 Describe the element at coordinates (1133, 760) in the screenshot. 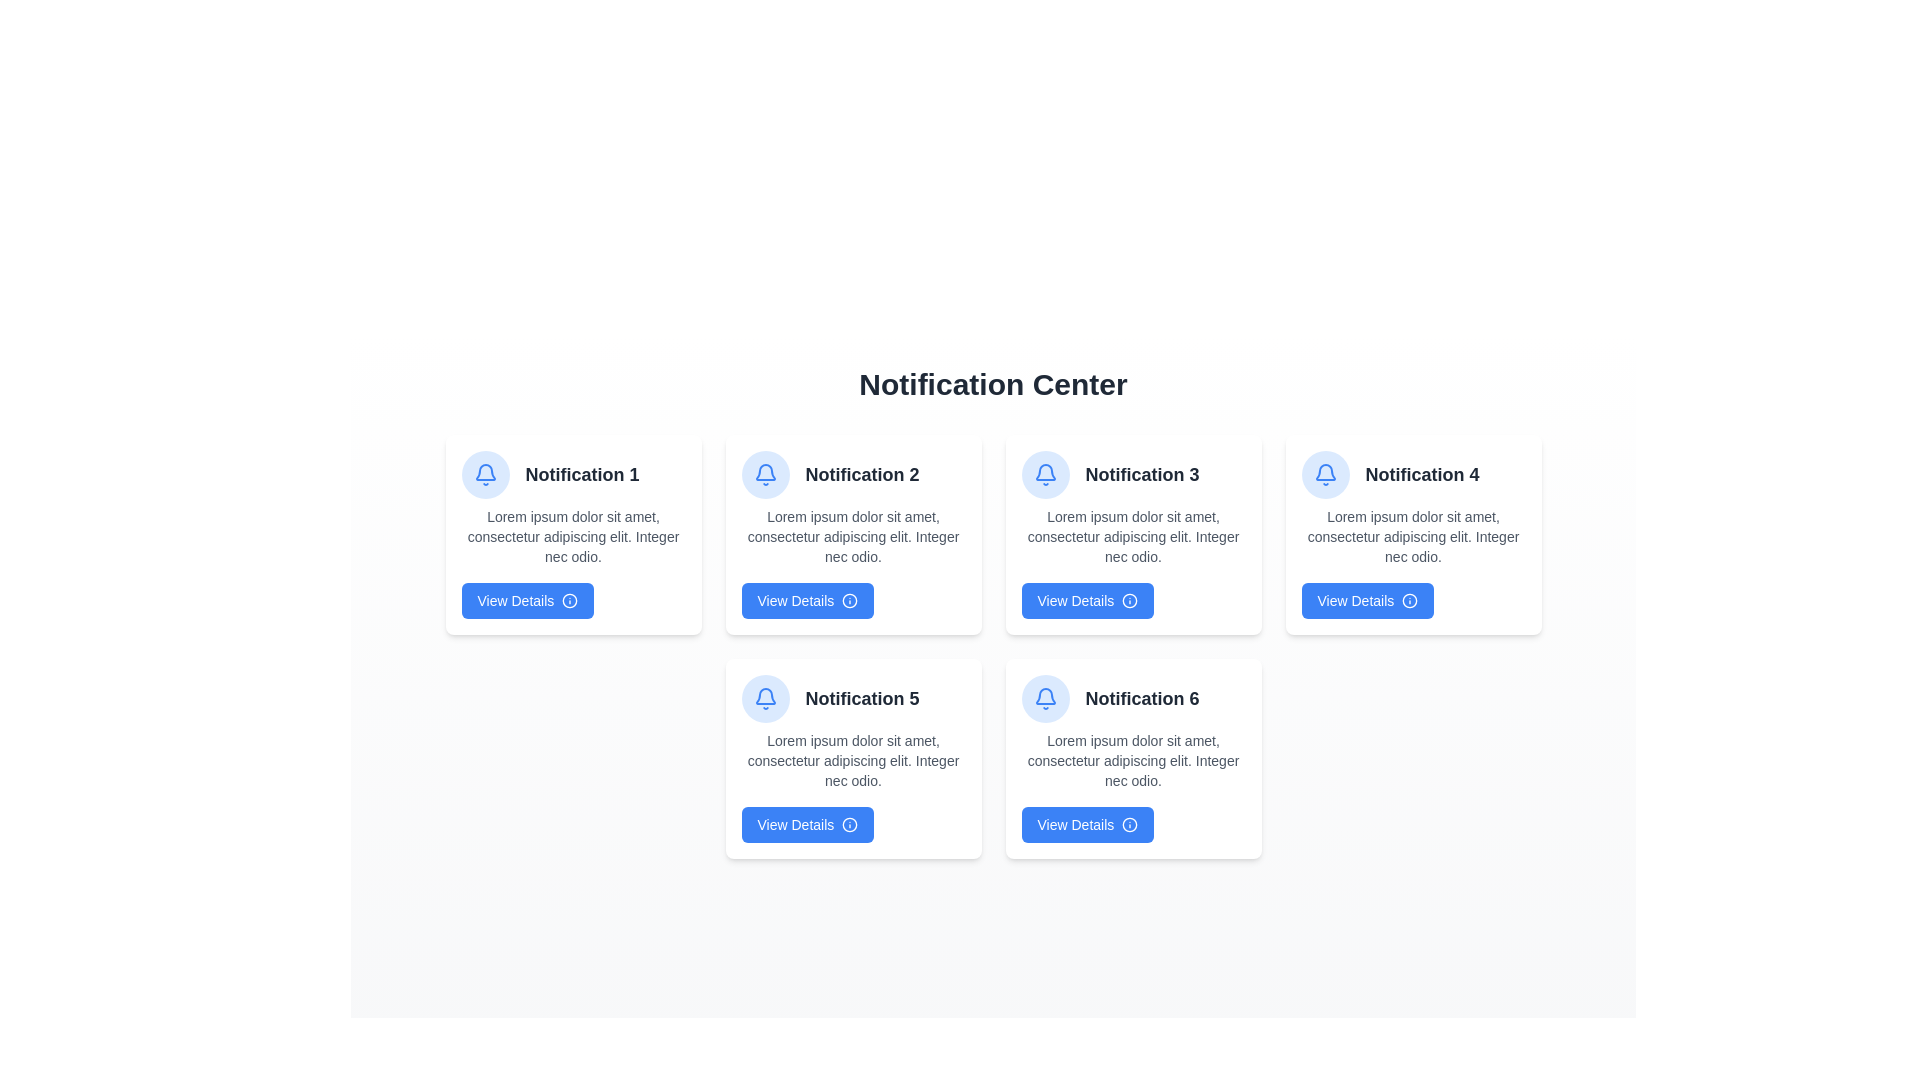

I see `the text block containing the placeholder text 'Lorem ipsum dolor sit amet, consectetur adipiscing elit. Integer nec odio.' in the notification card labeled 'Notification 6', located in the bottom-right corner of the grid layout` at that location.